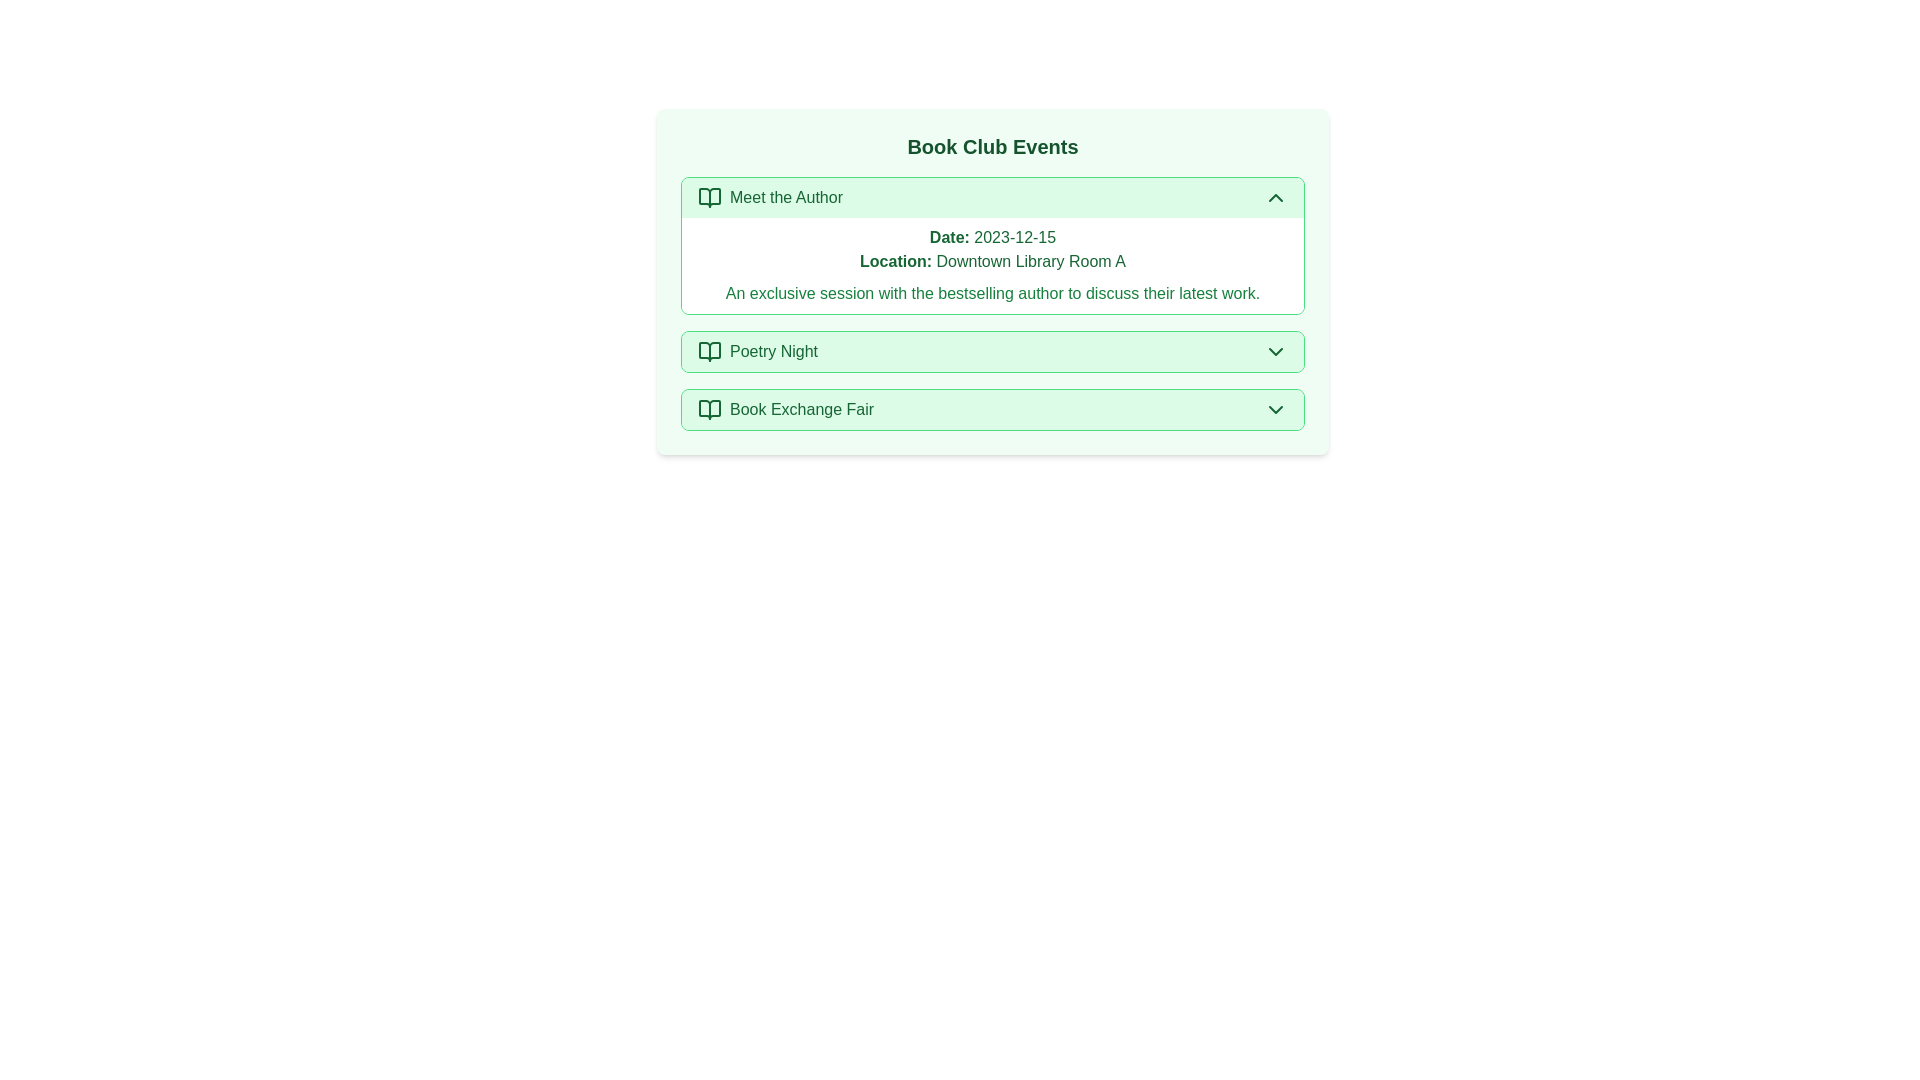  What do you see at coordinates (993, 265) in the screenshot?
I see `the Text Content Box located below the 'Meet the Author' header, which contains highlighted date and location details` at bounding box center [993, 265].